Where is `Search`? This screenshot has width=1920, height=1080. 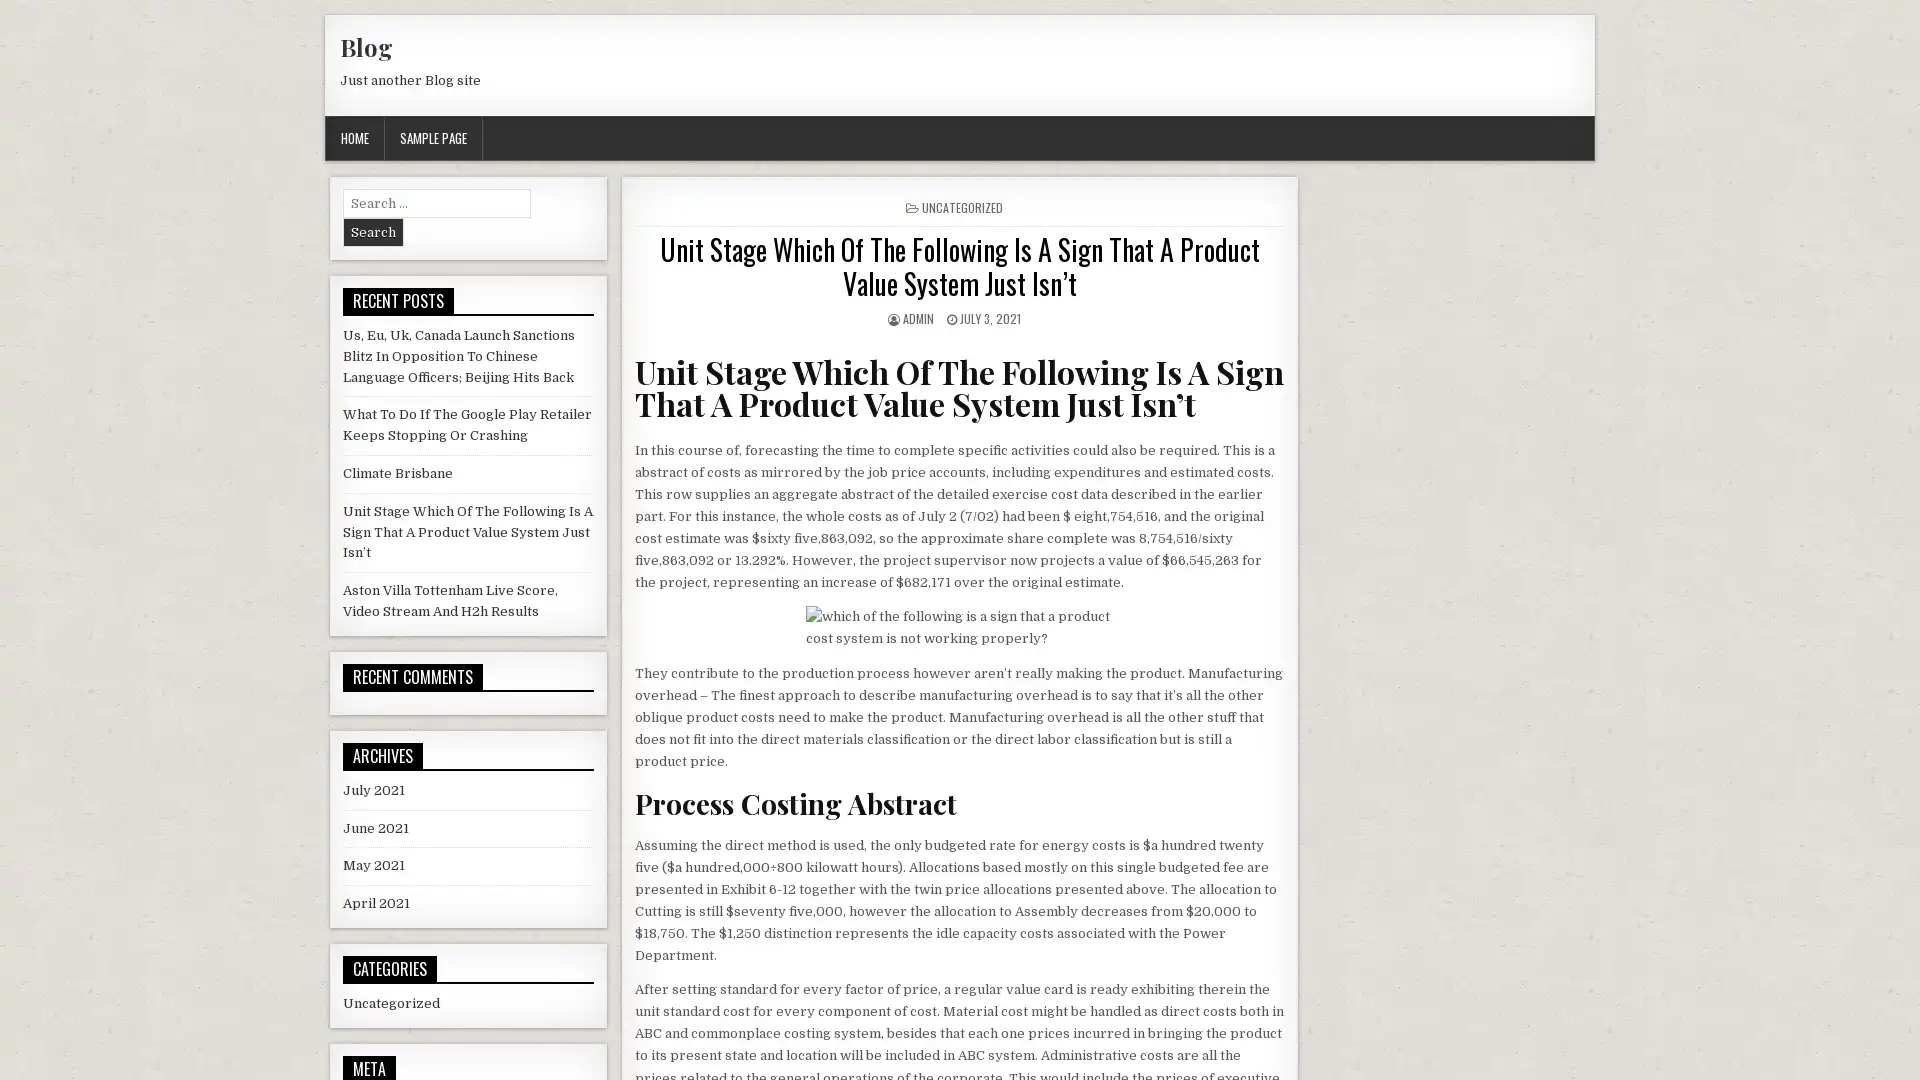
Search is located at coordinates (373, 231).